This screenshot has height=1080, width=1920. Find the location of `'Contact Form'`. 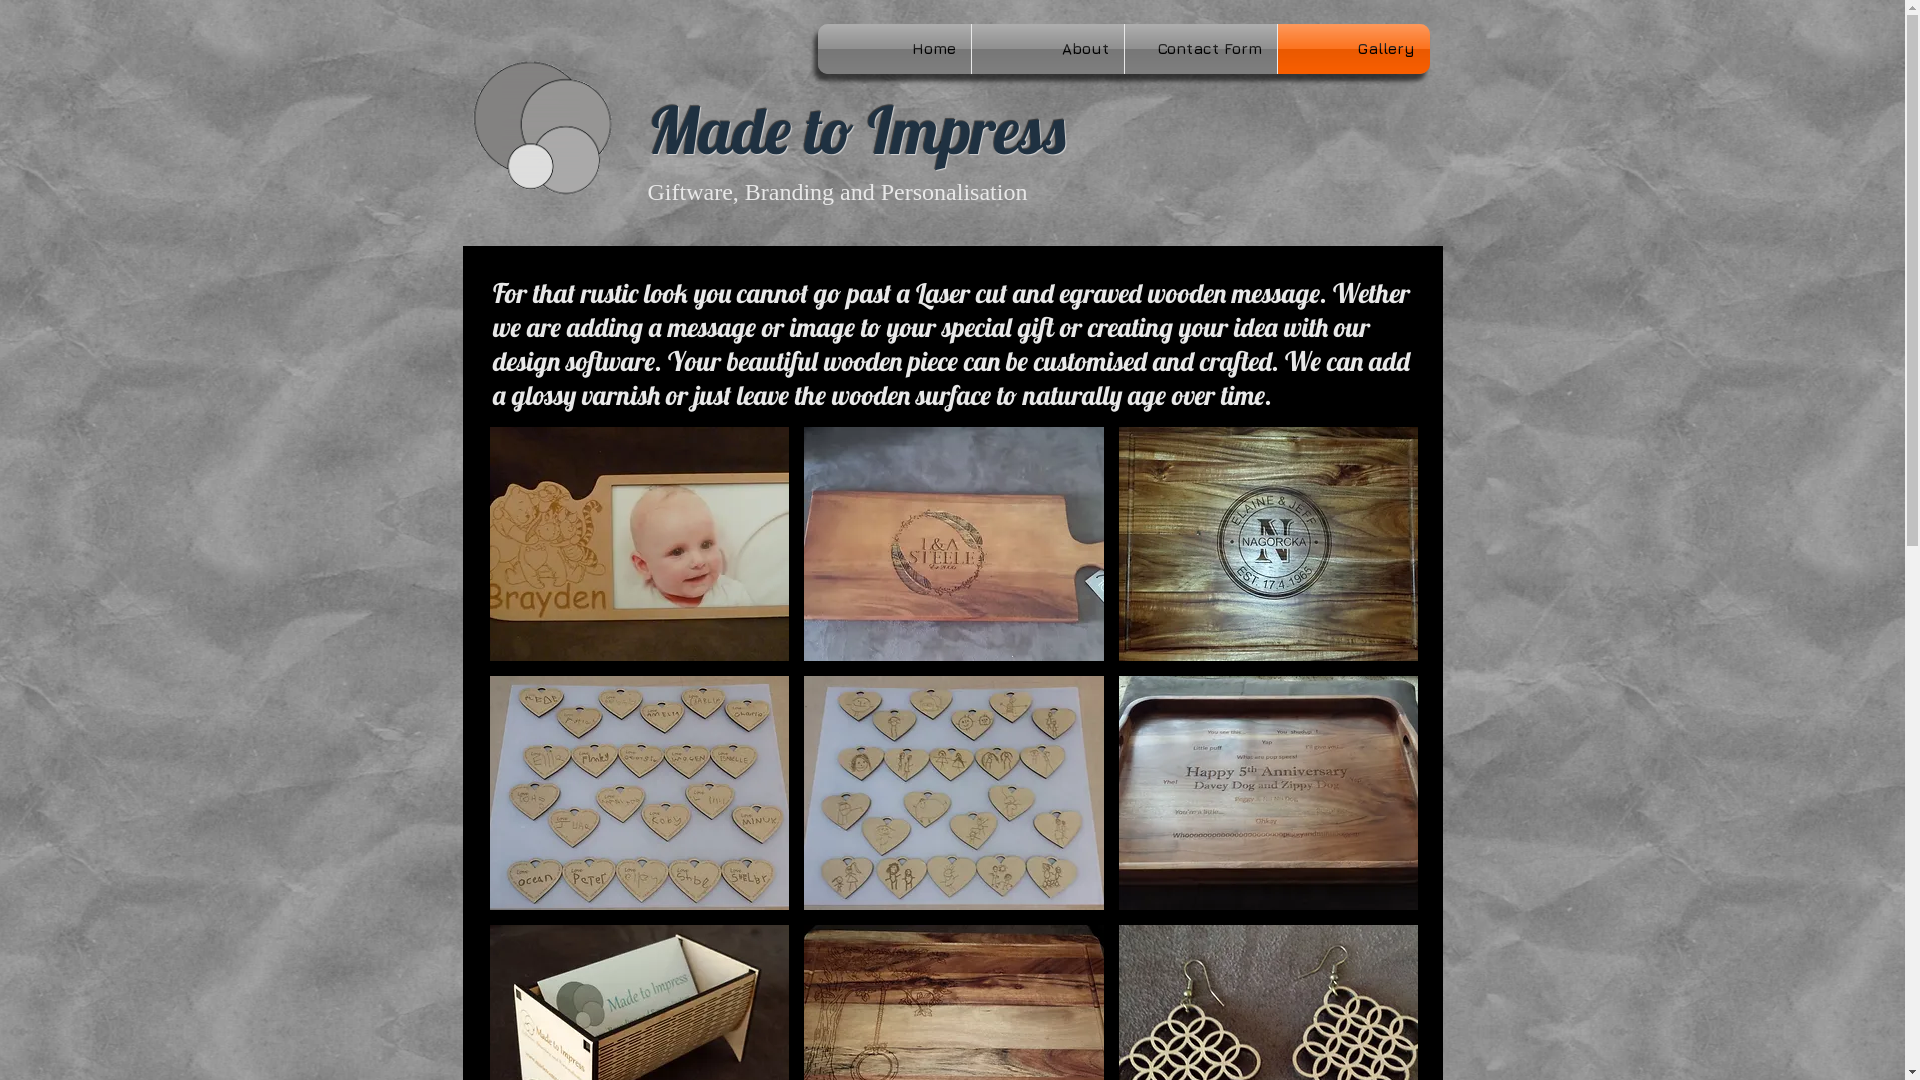

'Contact Form' is located at coordinates (1200, 48).